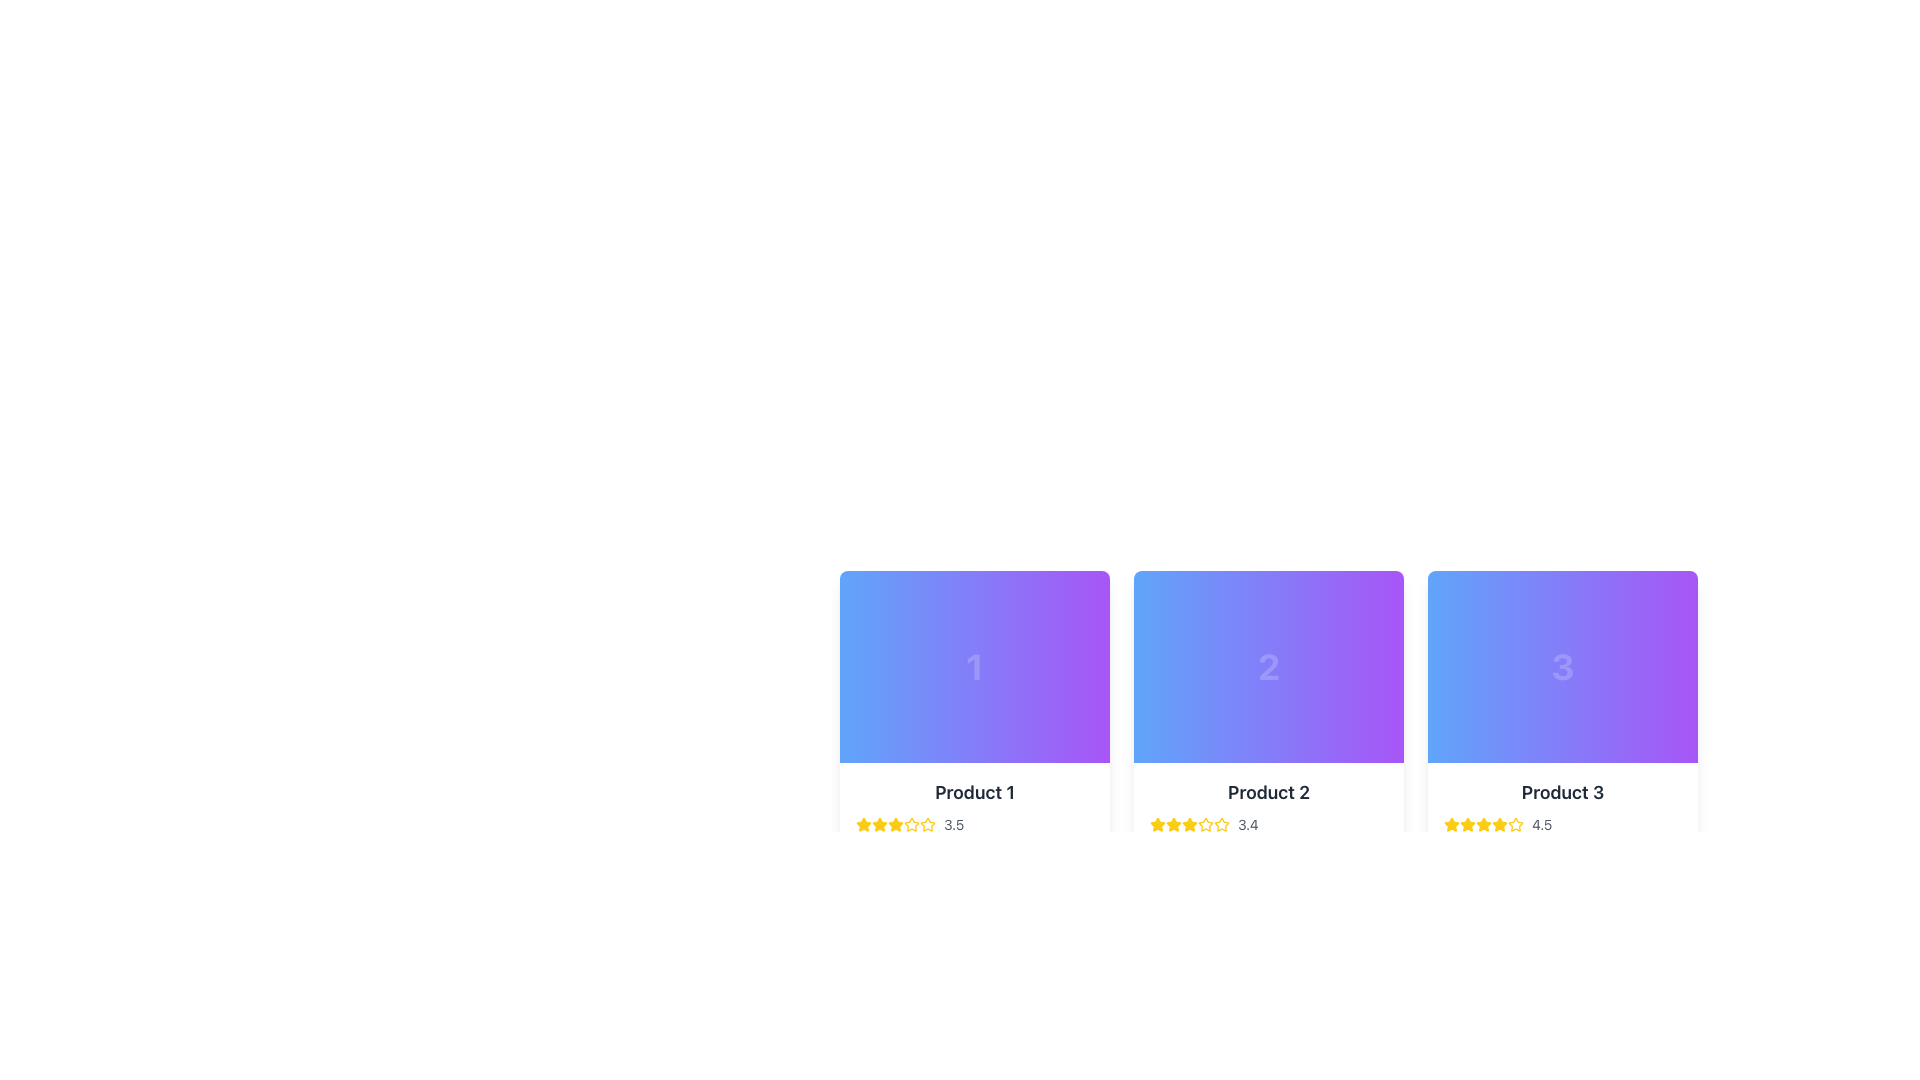  What do you see at coordinates (1221, 824) in the screenshot?
I see `the second star icon in the graphical rating system for 'Product 2' to interact with the rating` at bounding box center [1221, 824].